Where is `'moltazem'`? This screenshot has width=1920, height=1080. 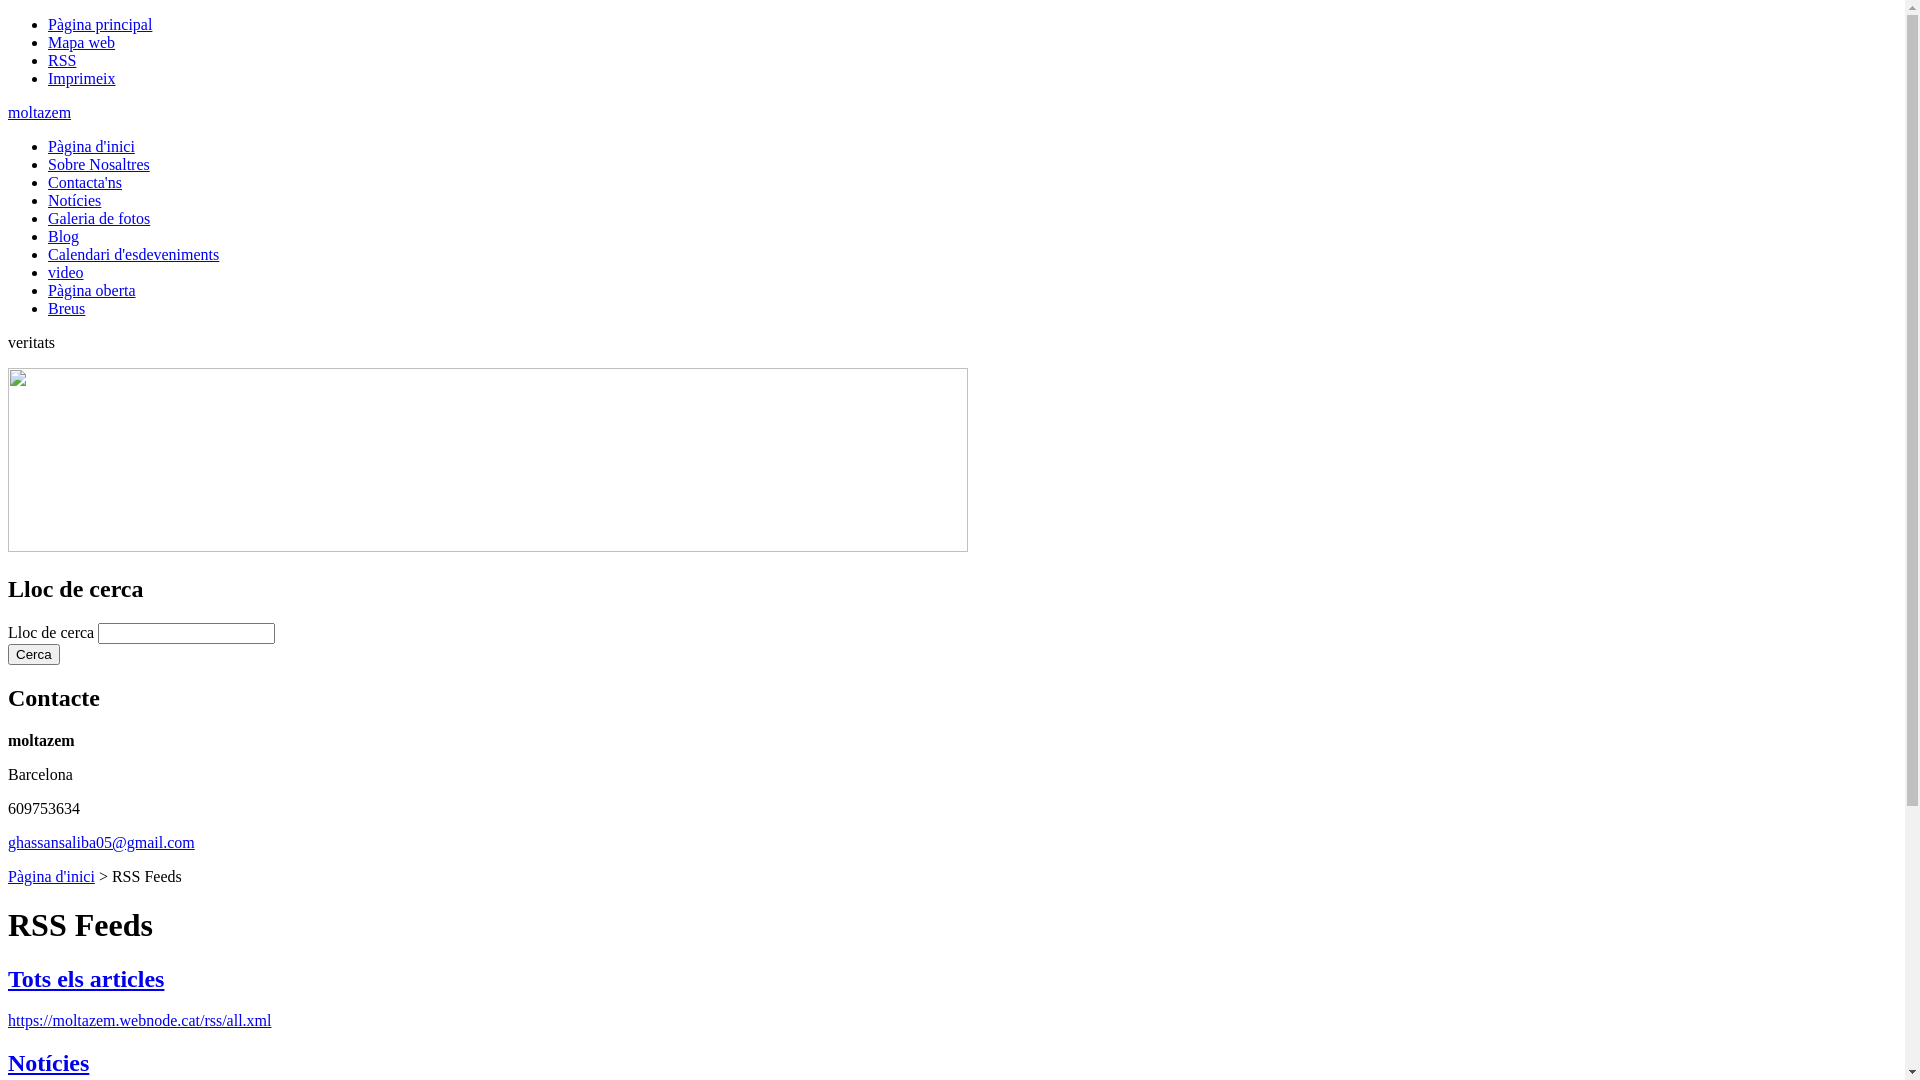 'moltazem' is located at coordinates (39, 112).